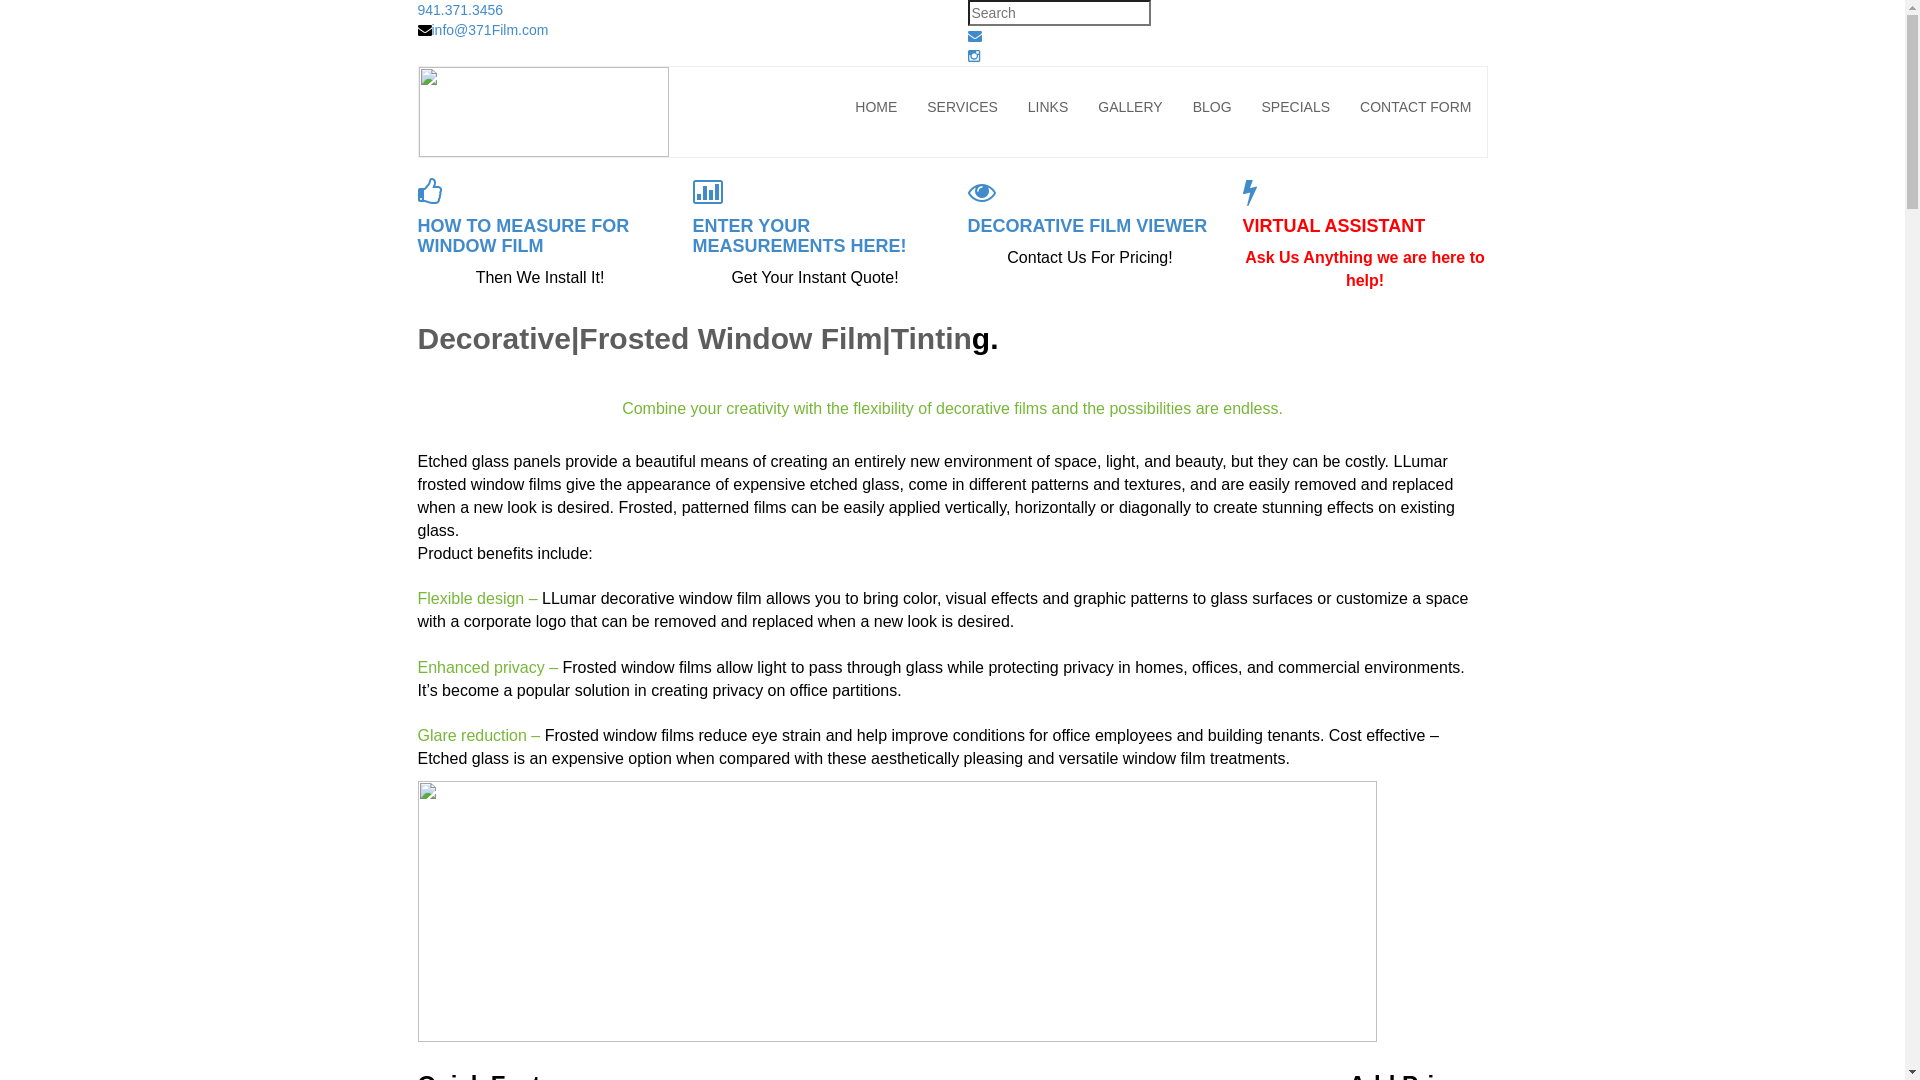 The height and width of the screenshot is (1080, 1920). I want to click on 'HOW TO MEASURE FOR WINDOW FILM, so click(540, 232).